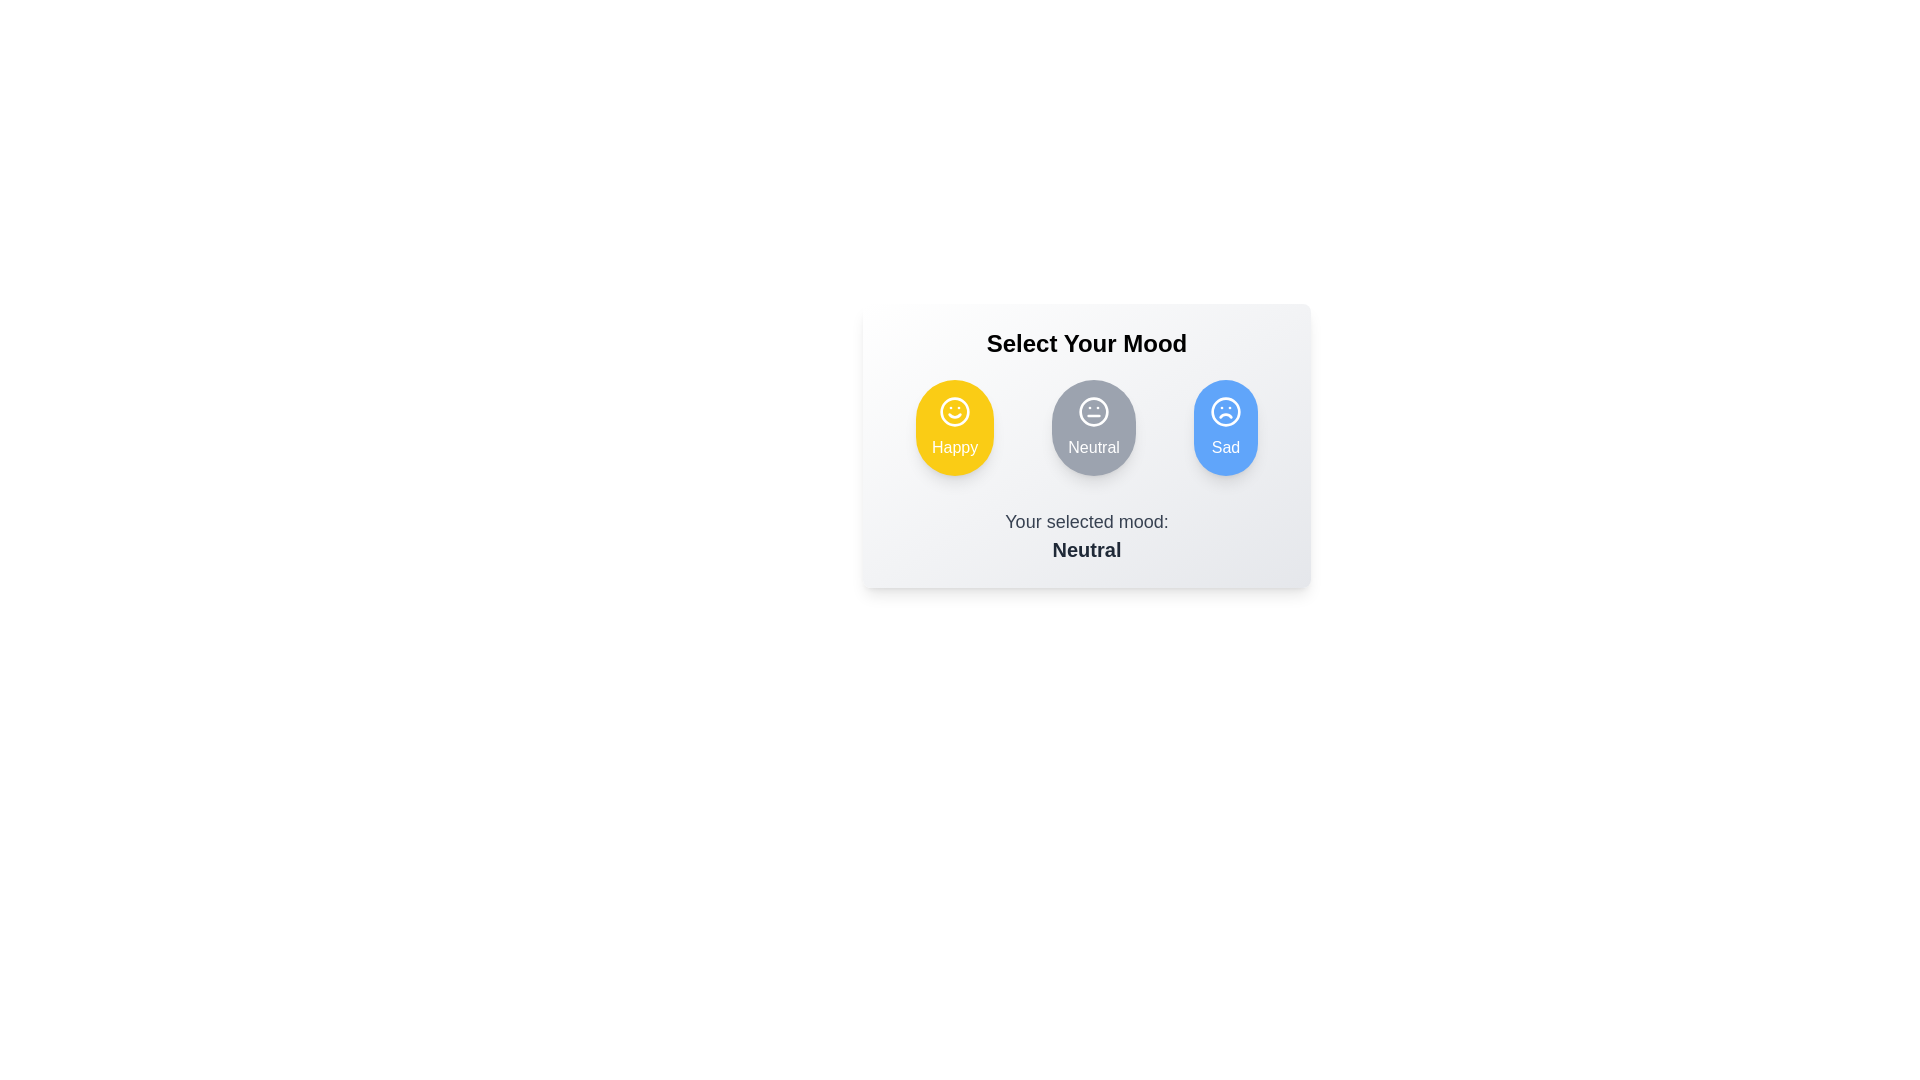 The width and height of the screenshot is (1920, 1080). What do you see at coordinates (954, 427) in the screenshot?
I see `the left-most circular button with a yellow background and a white smiley face icon labeled 'Happy'` at bounding box center [954, 427].